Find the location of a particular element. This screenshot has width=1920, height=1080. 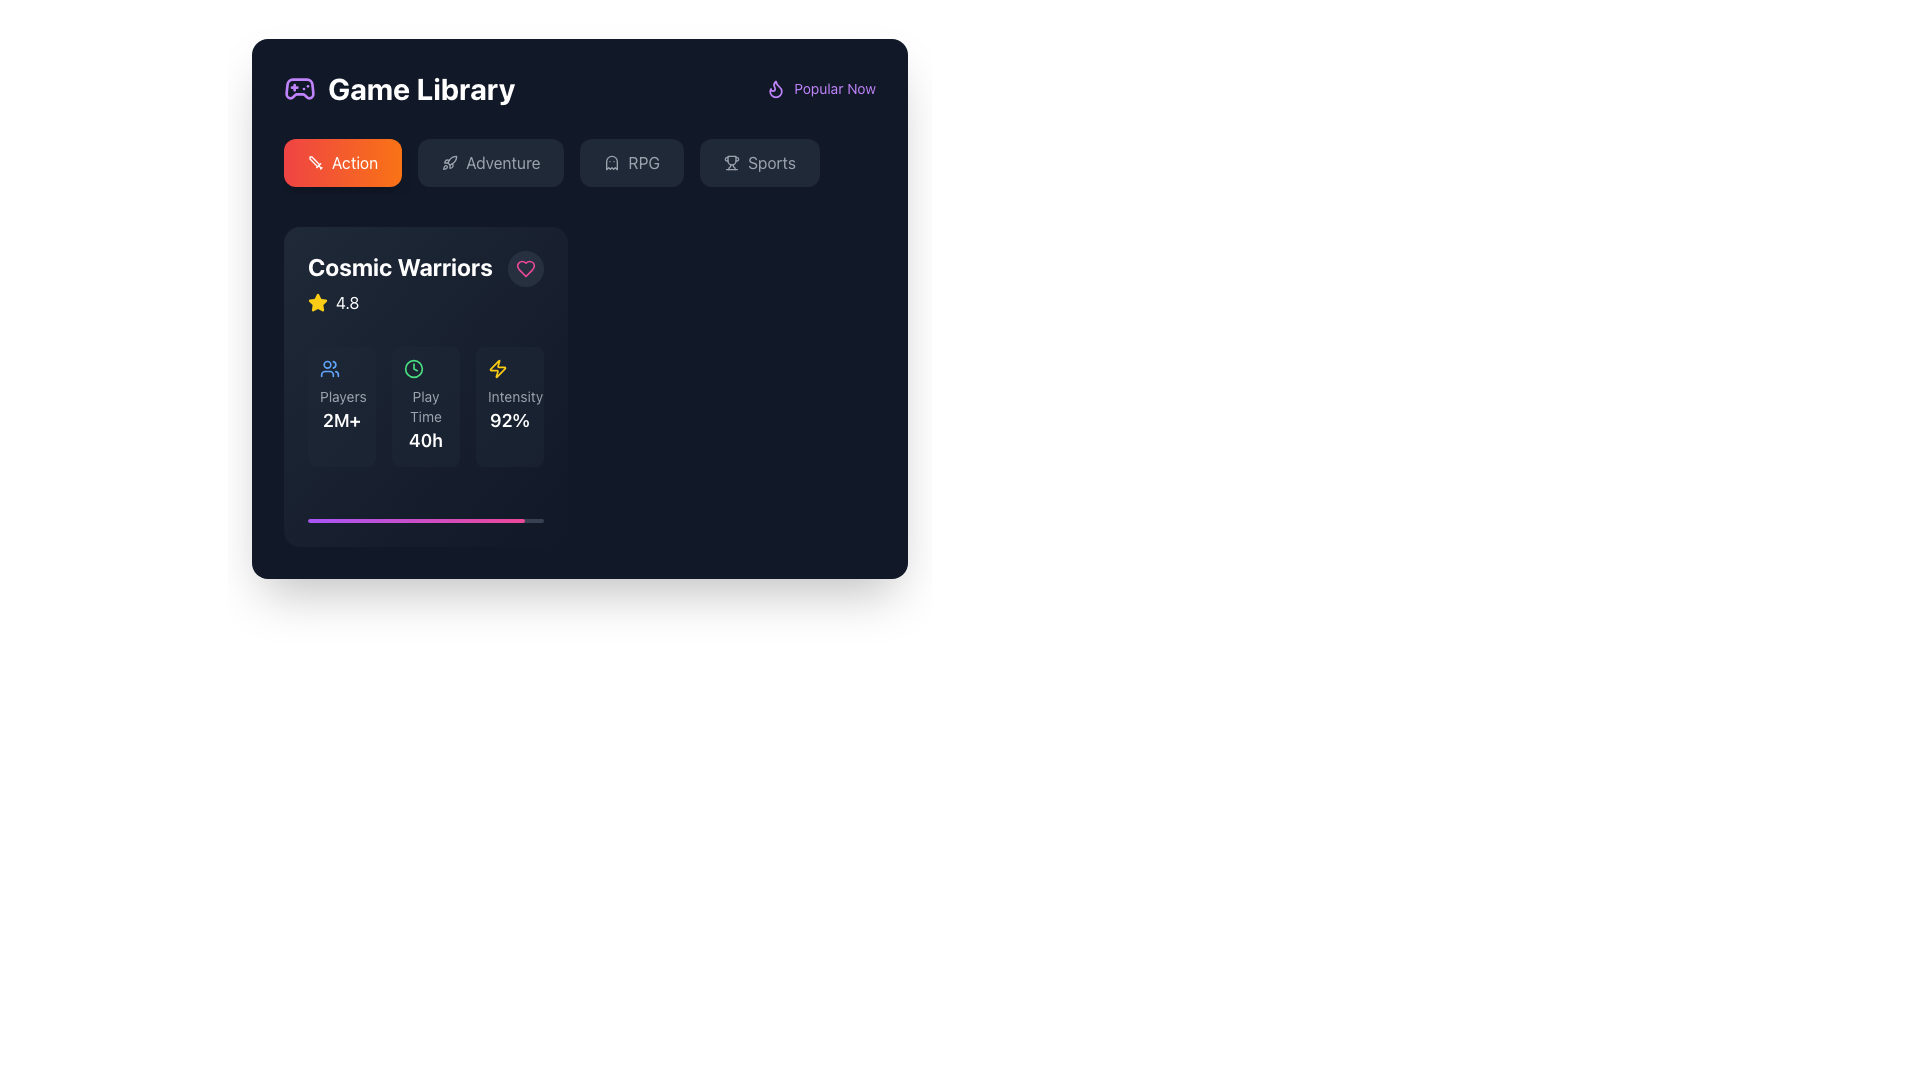

the Informational card located in the bottom-right cell of a three-column layout, featuring a yellow lightning bolt icon and the text 'Intensity' with '92%' percentage is located at coordinates (509, 406).